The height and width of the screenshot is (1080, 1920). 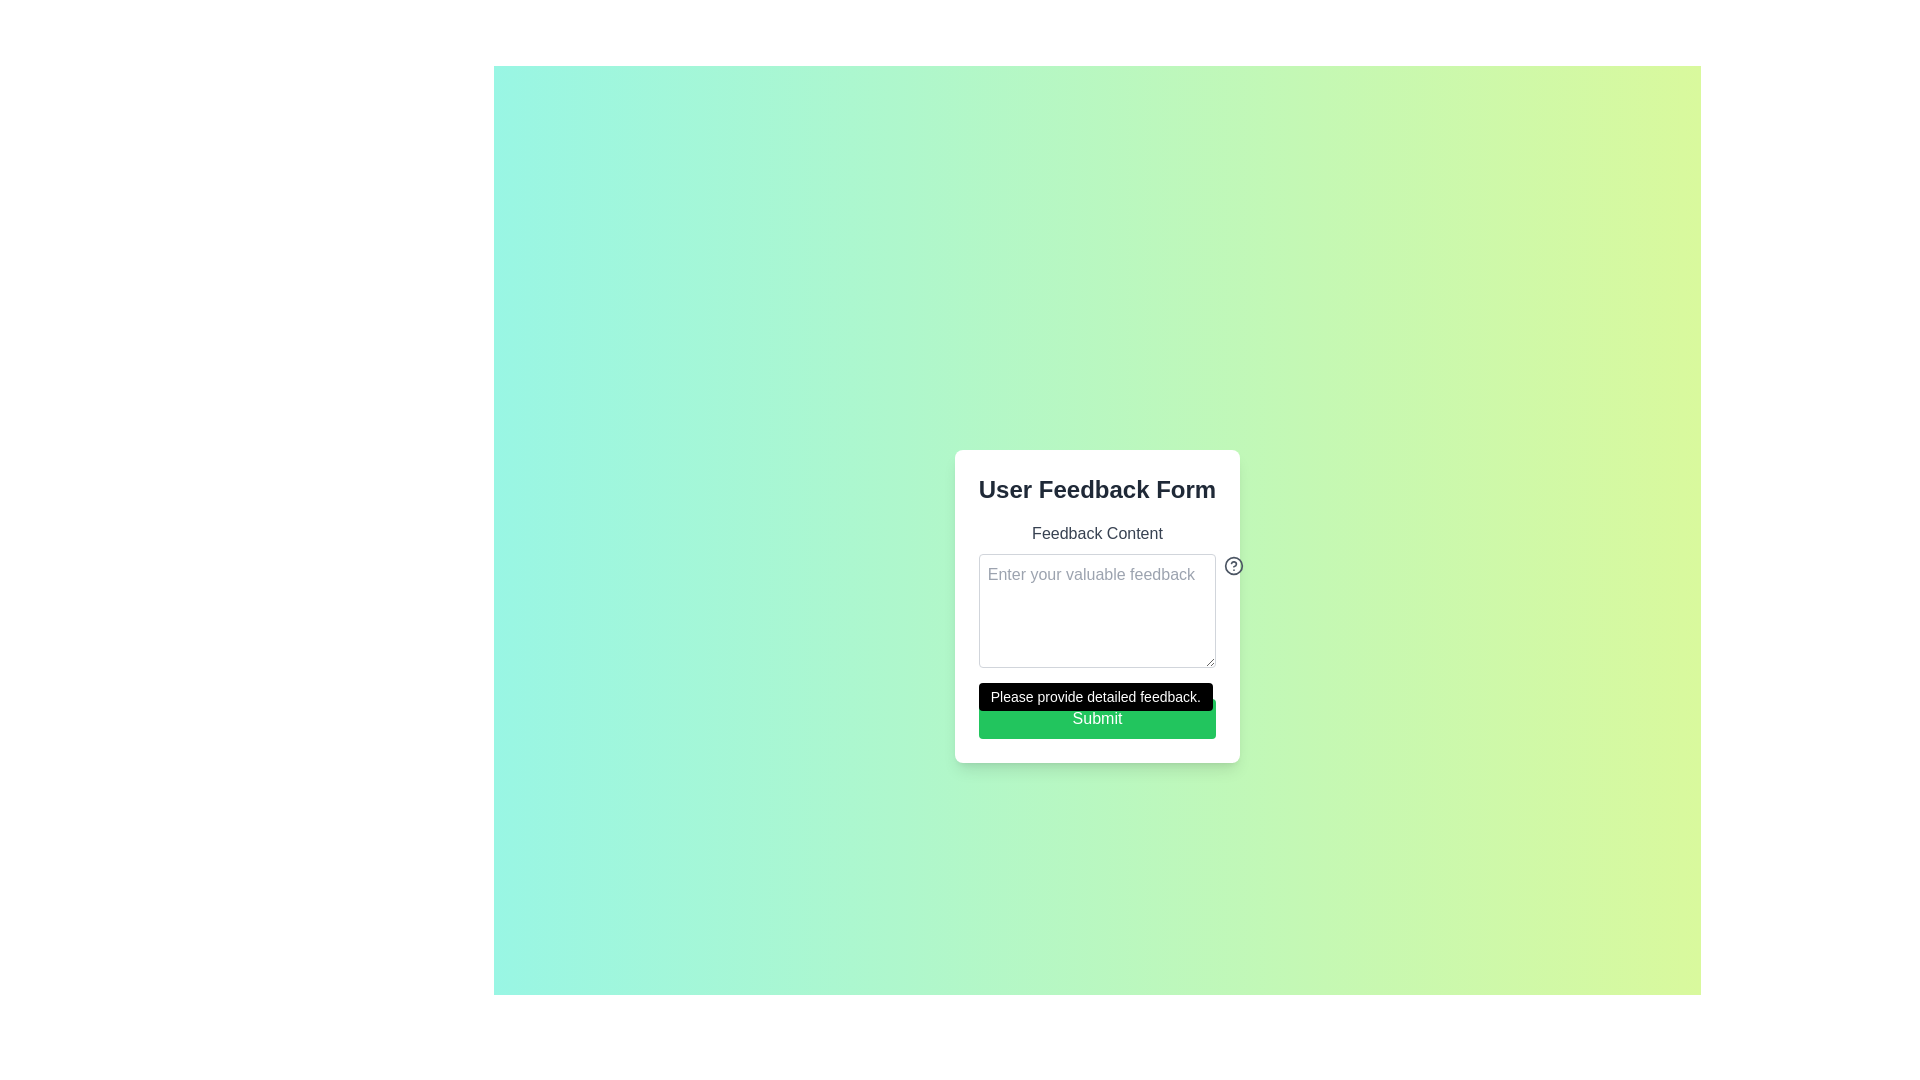 What do you see at coordinates (1096, 489) in the screenshot?
I see `the 'User Feedback Form' text label, which is a bold, larger heading in dark color located at the top of the feedback form interface` at bounding box center [1096, 489].